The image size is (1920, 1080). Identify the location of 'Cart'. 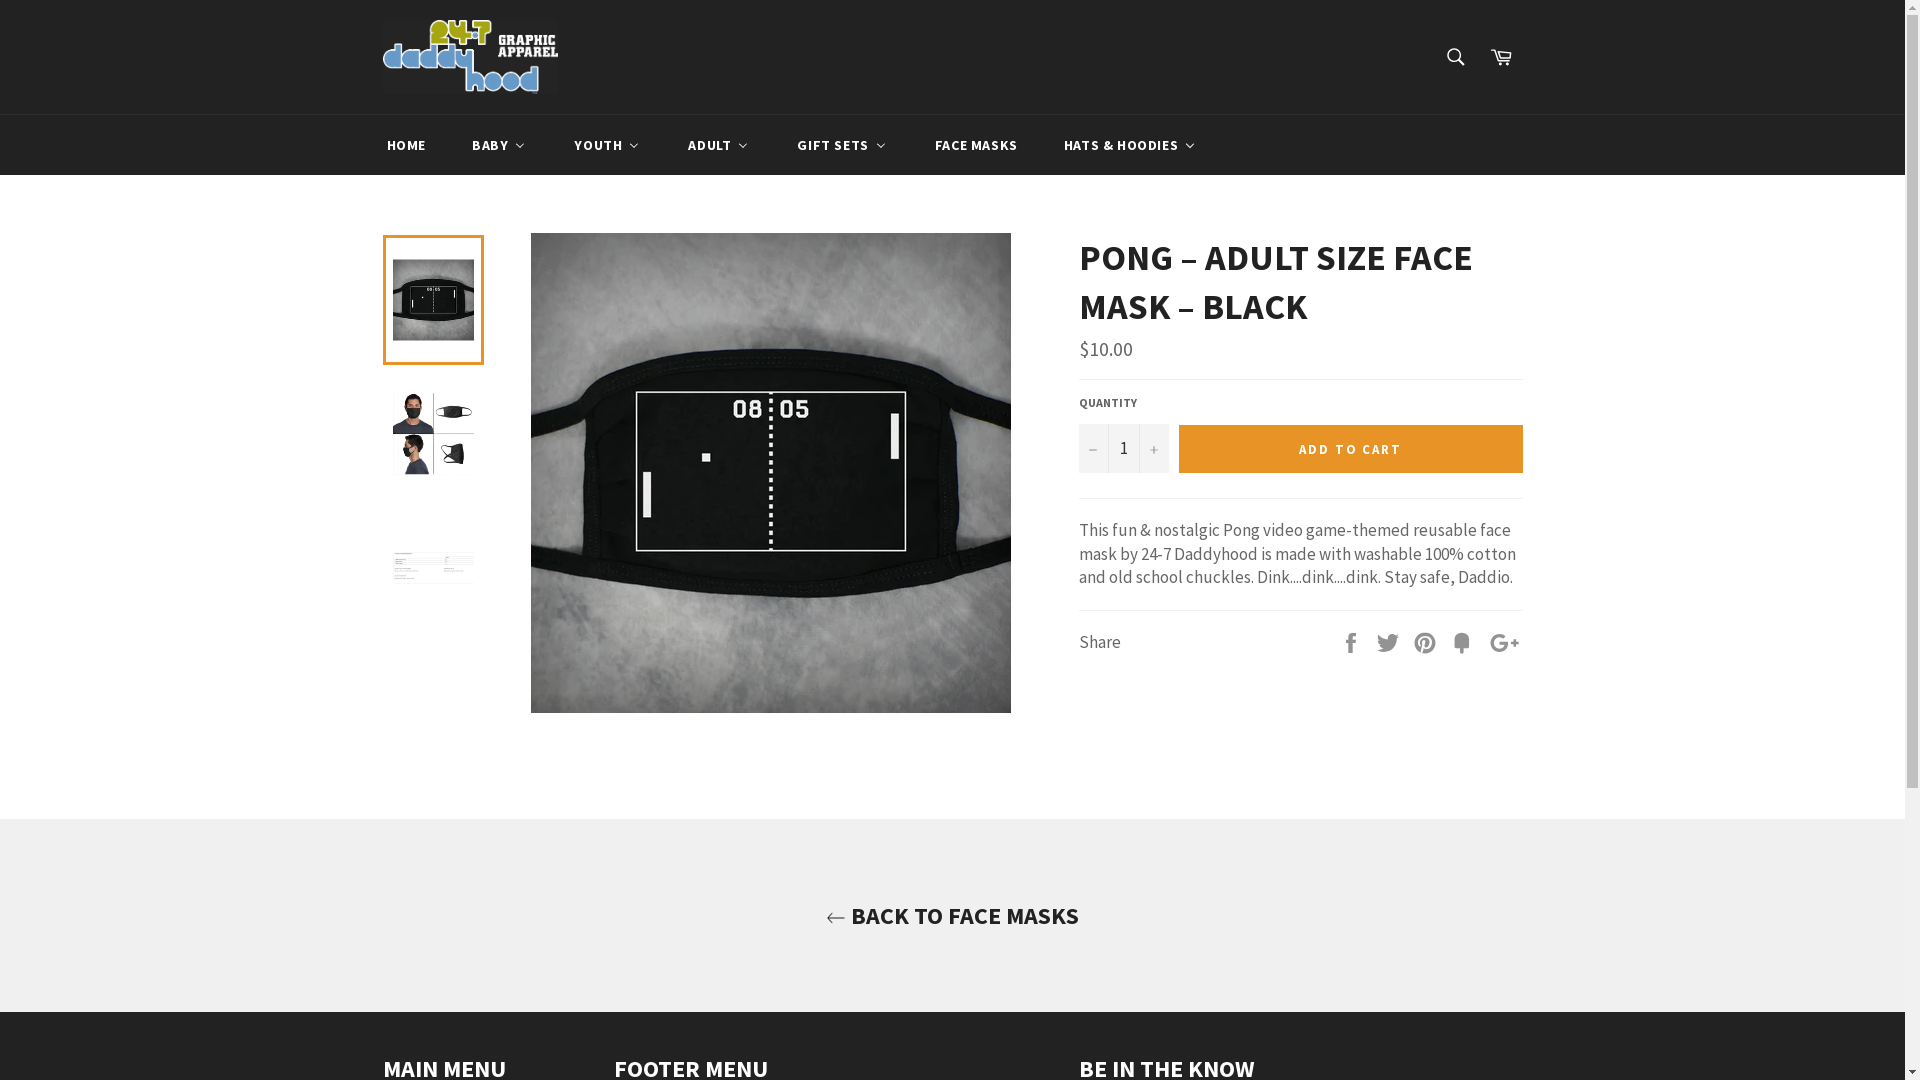
(1501, 56).